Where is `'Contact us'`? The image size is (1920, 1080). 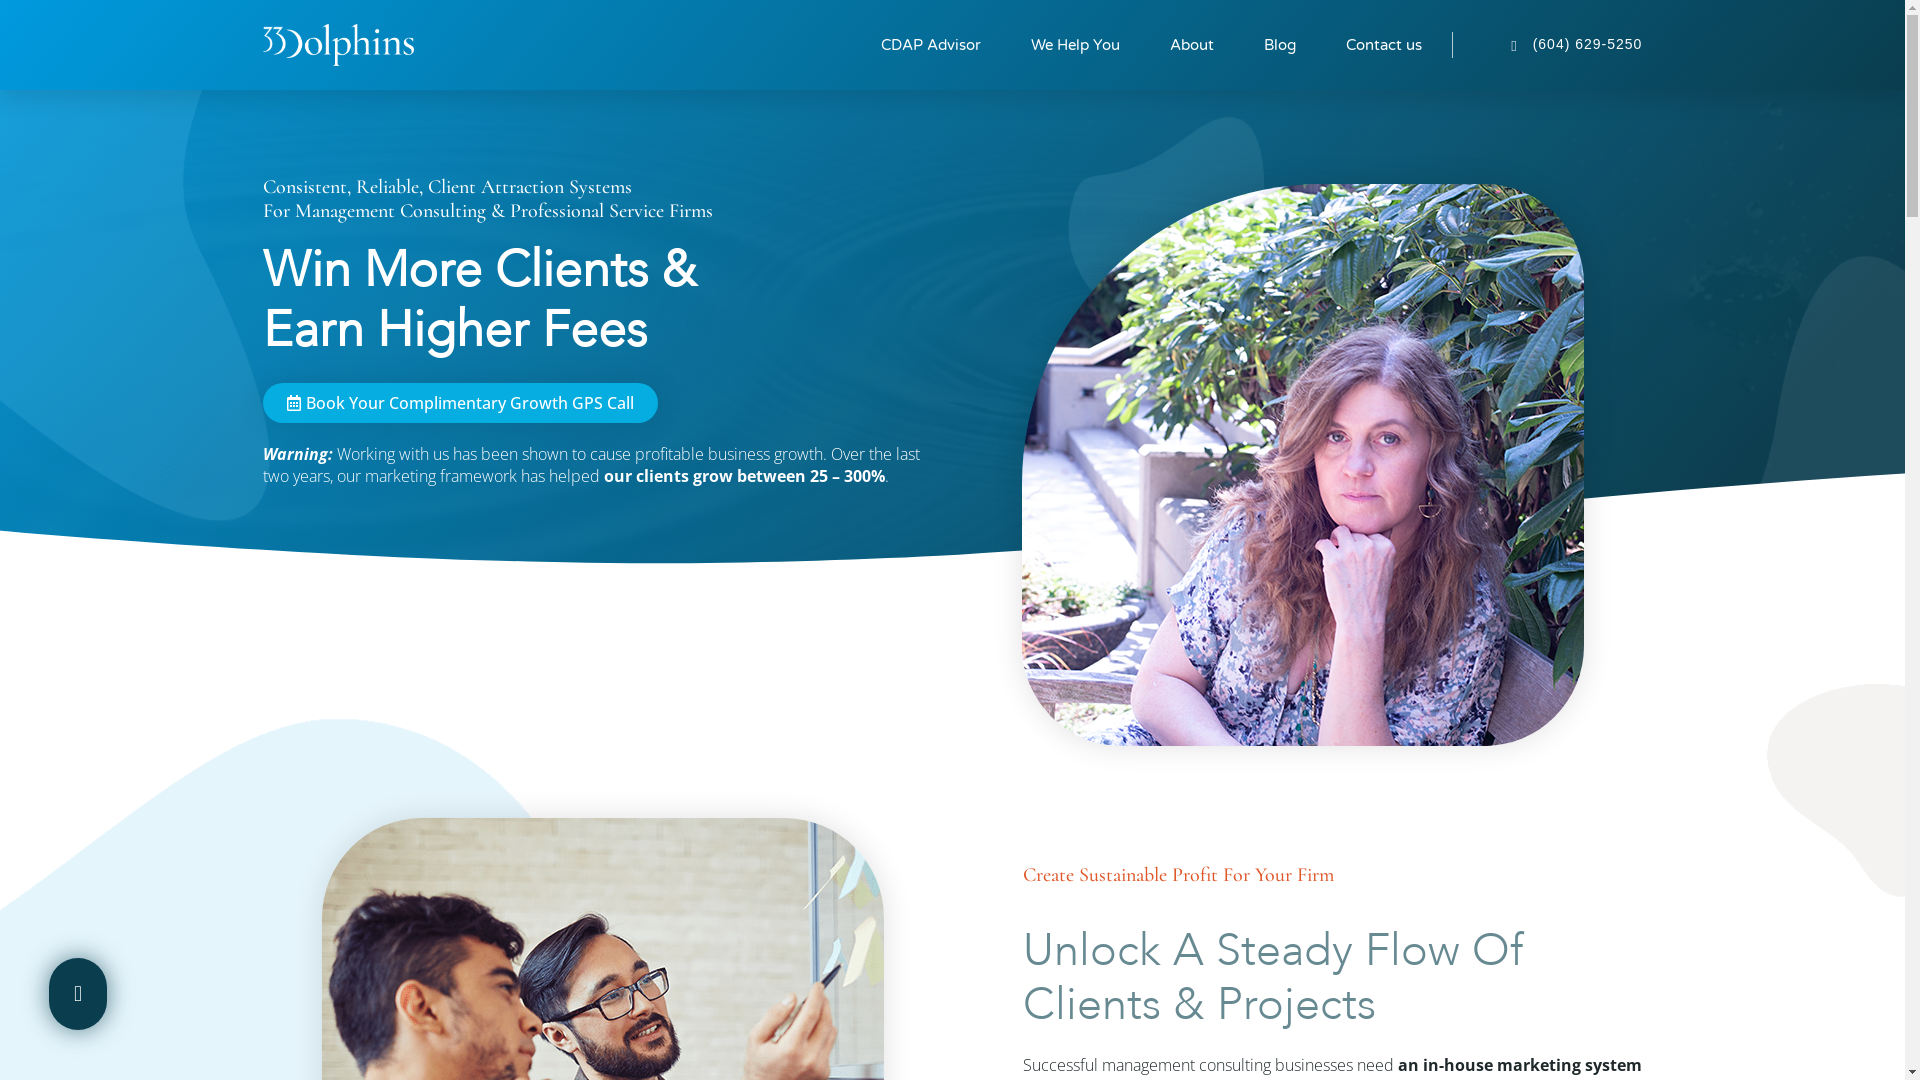 'Contact us' is located at coordinates (1382, 45).